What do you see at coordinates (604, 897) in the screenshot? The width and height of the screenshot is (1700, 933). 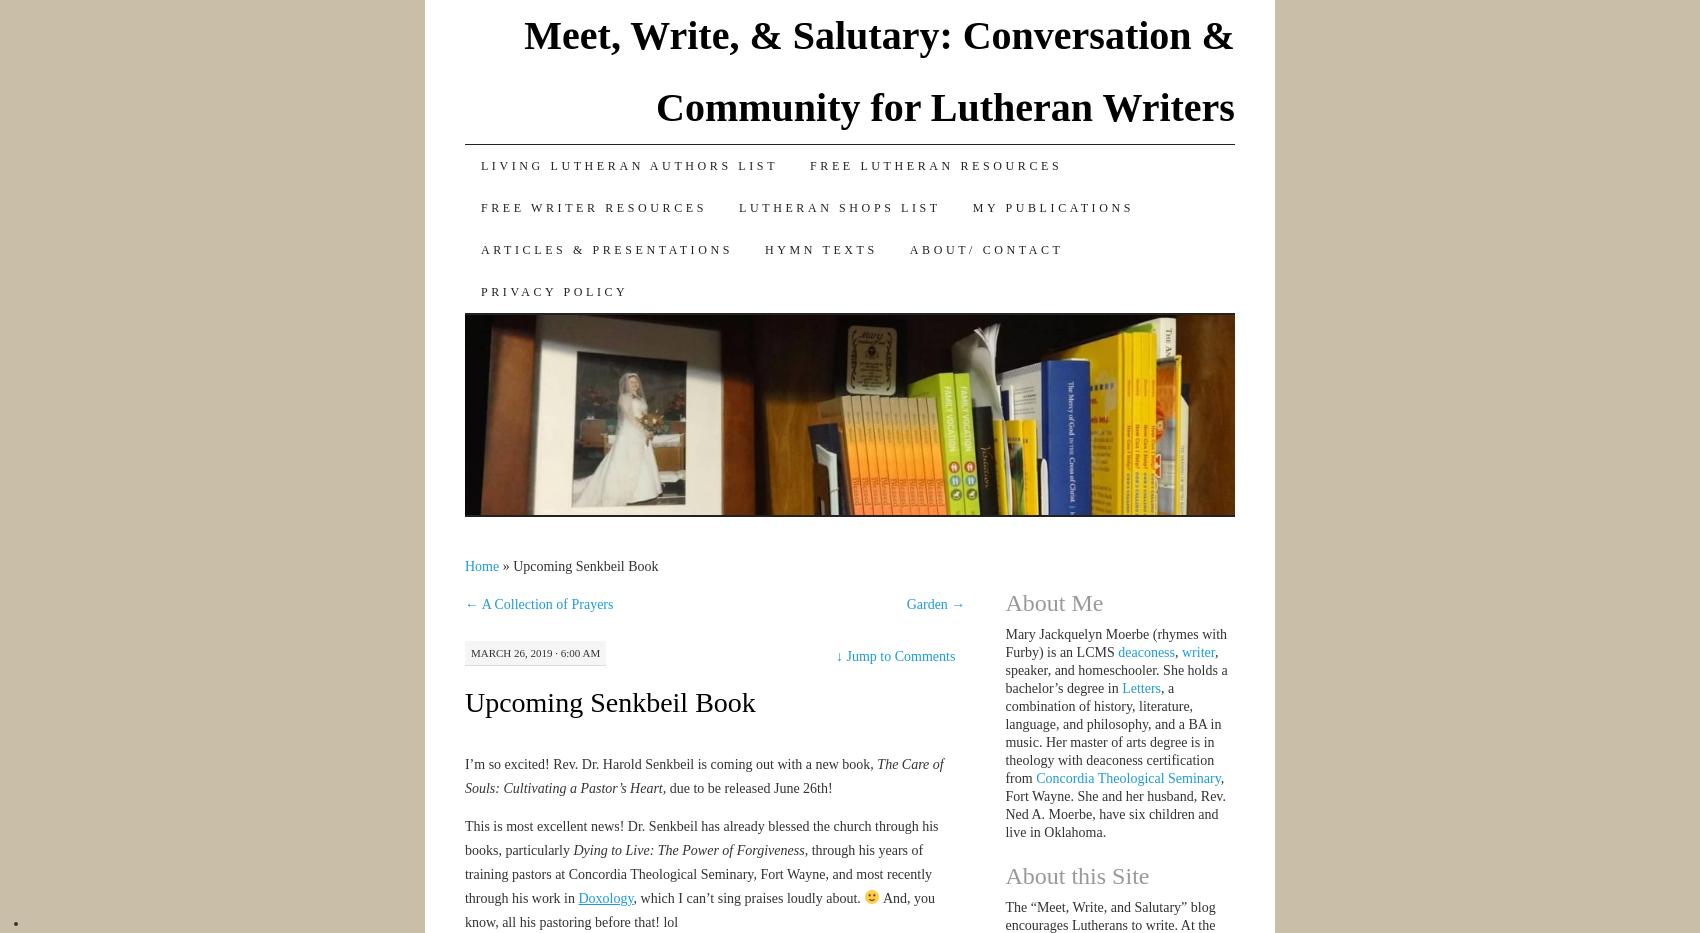 I see `'Doxology'` at bounding box center [604, 897].